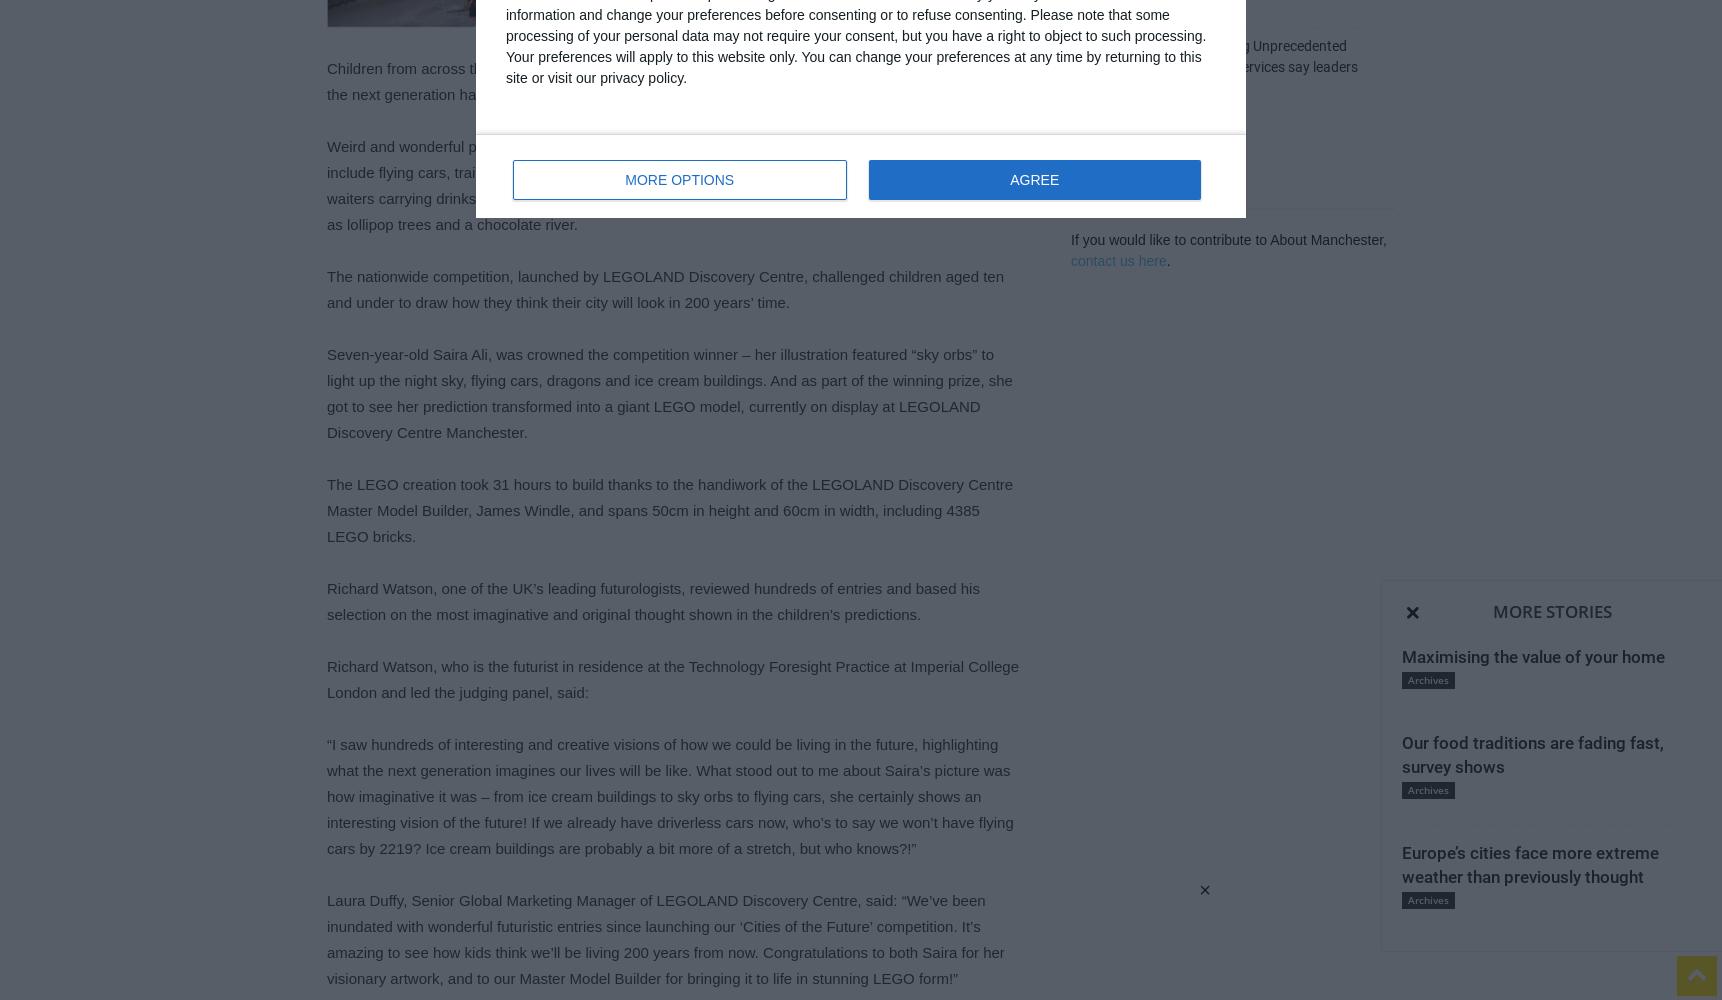  What do you see at coordinates (326, 600) in the screenshot?
I see `'Richard Watson, one of the UK’s leading futurologists, reviewed hundreds of entries and based his selection on the most imaginative and original thought shown in the children’s predictions.'` at bounding box center [326, 600].